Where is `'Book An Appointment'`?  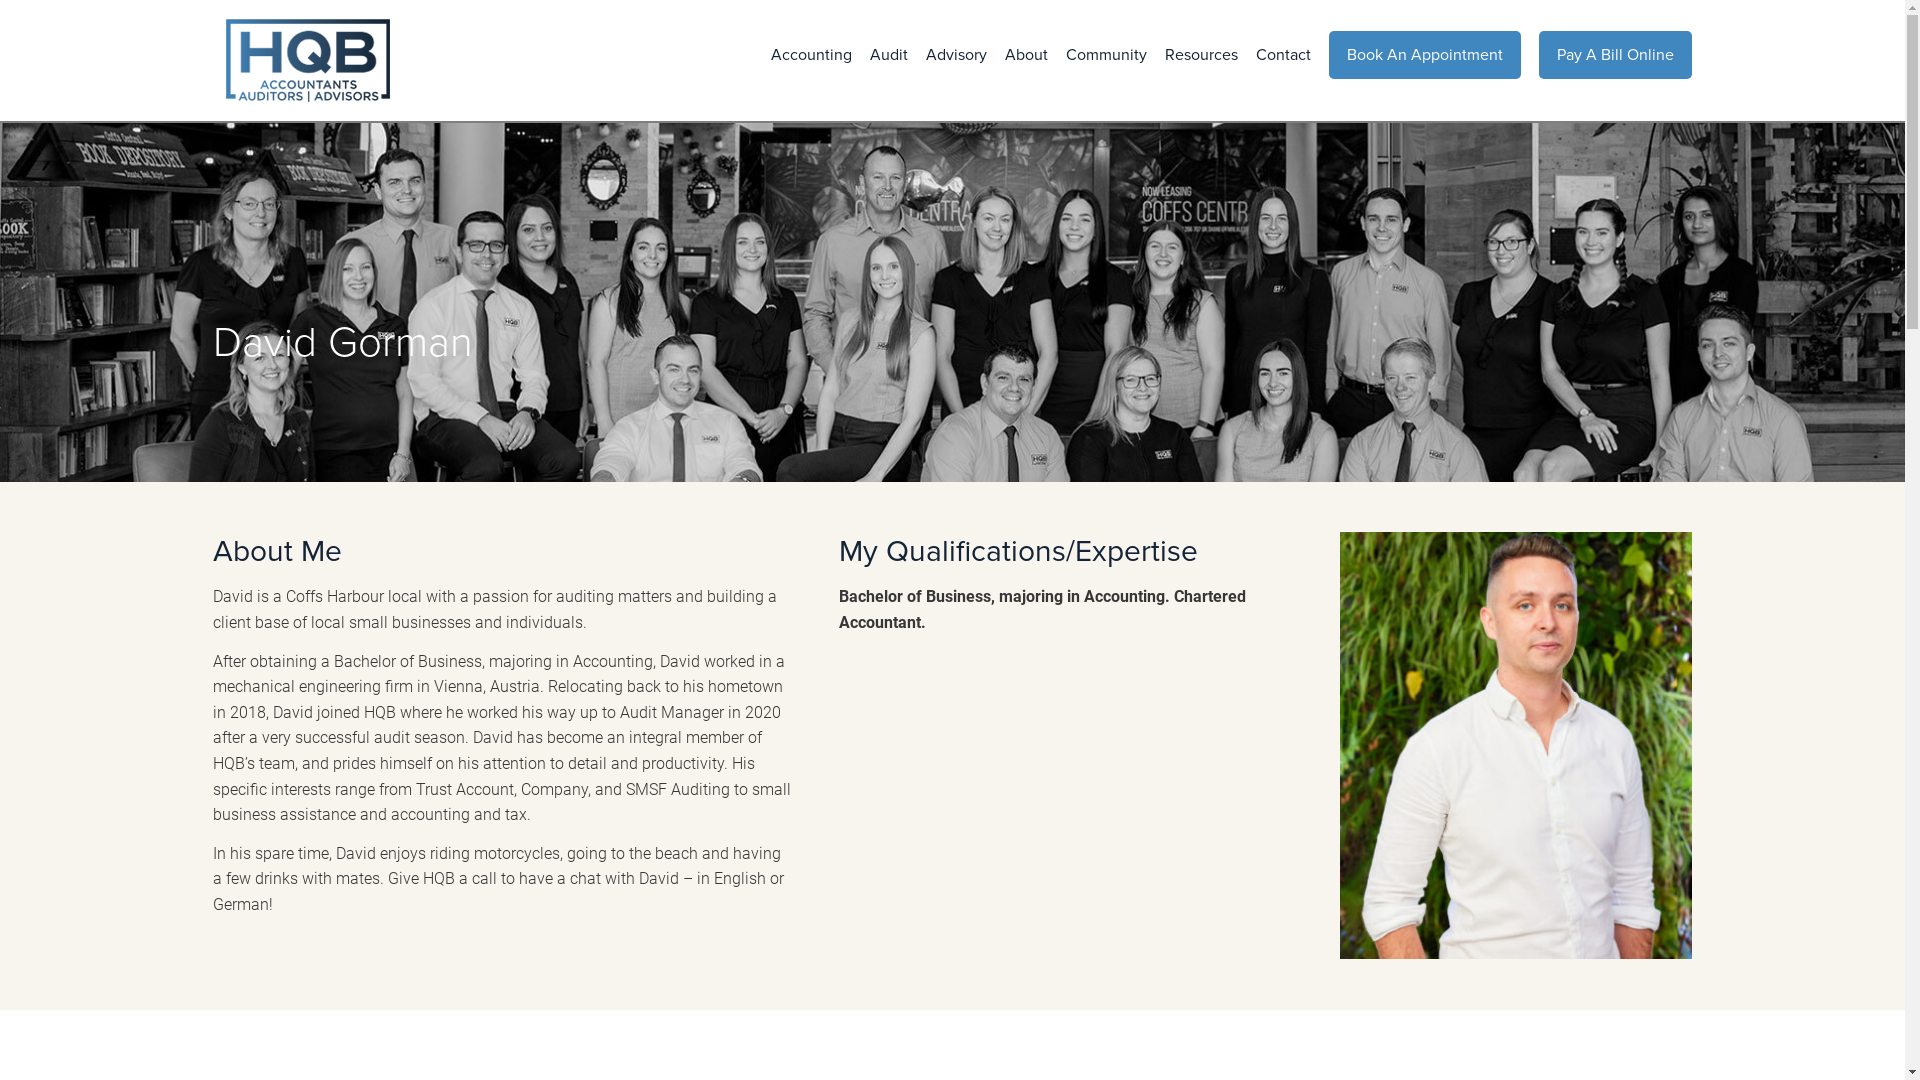 'Book An Appointment' is located at coordinates (1424, 53).